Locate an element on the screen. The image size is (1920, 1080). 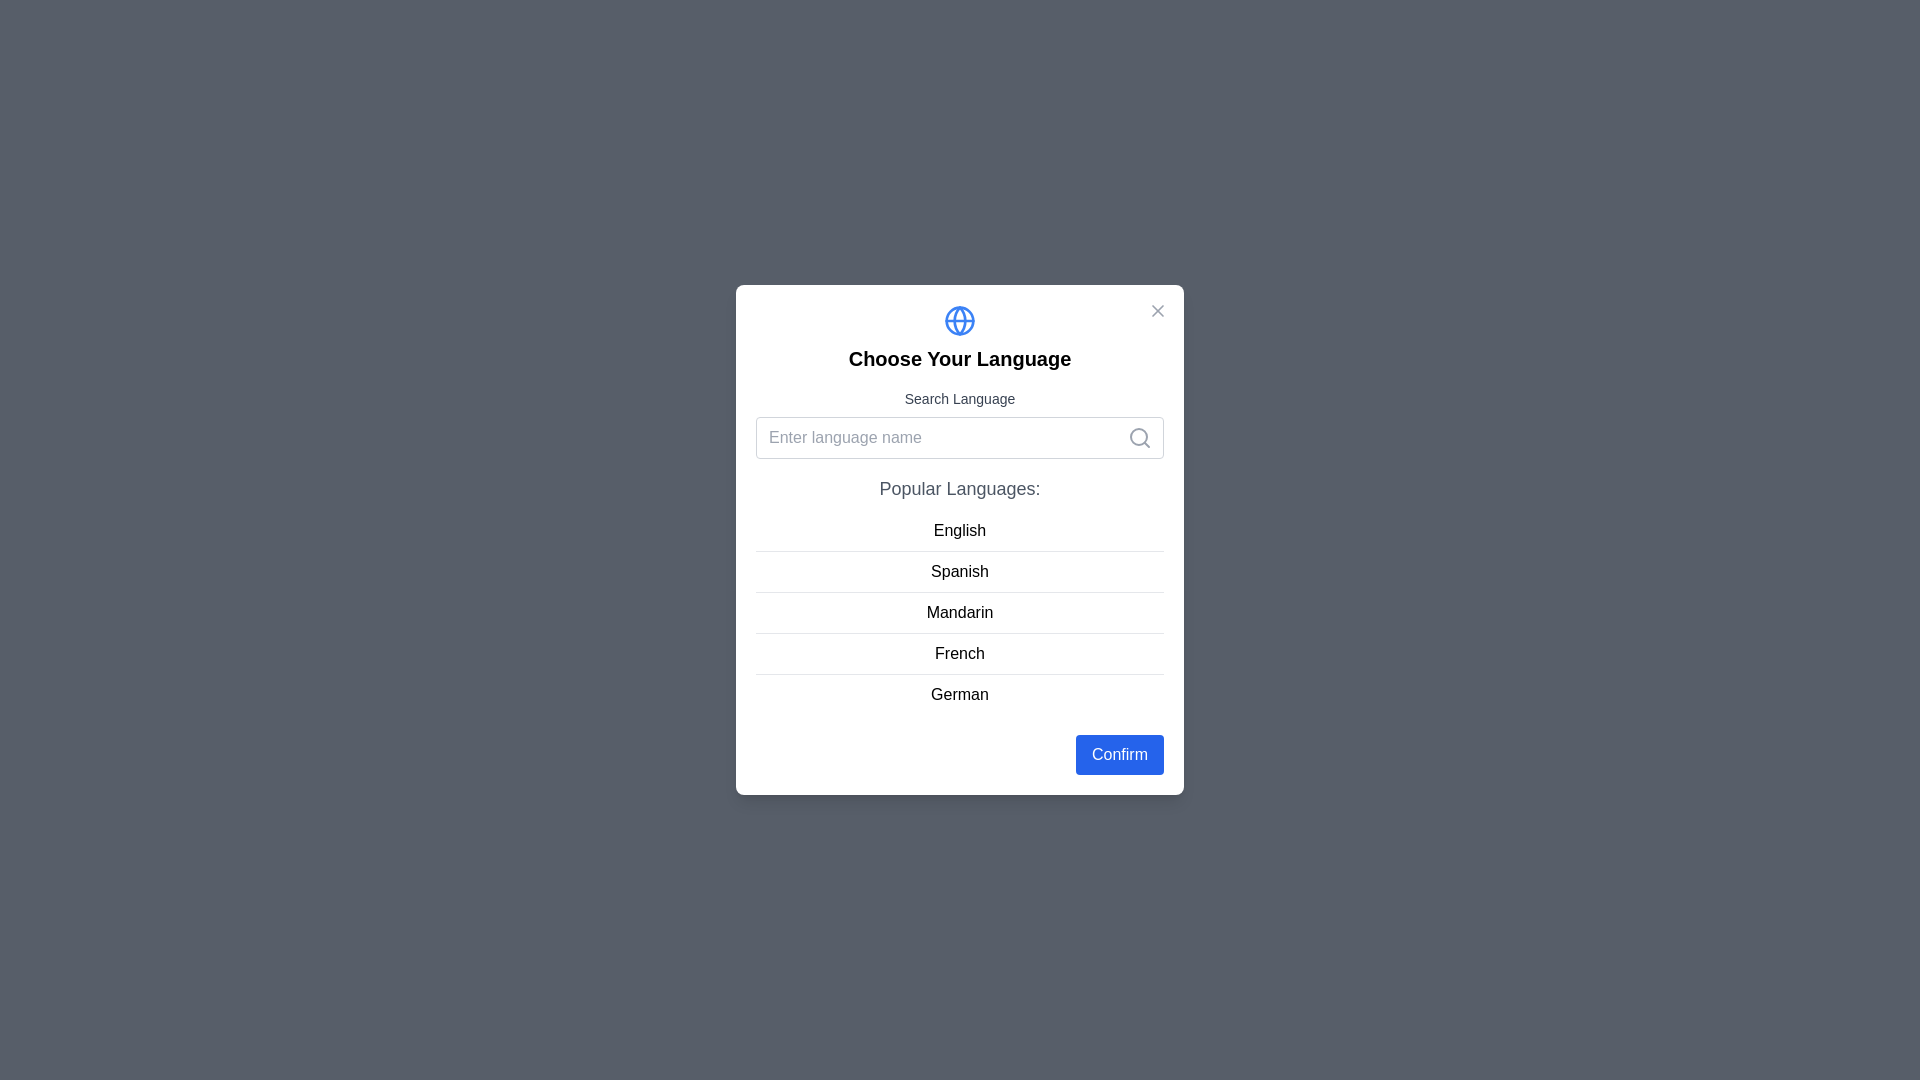
the close button at the top right of the dialog to close it is located at coordinates (1157, 311).